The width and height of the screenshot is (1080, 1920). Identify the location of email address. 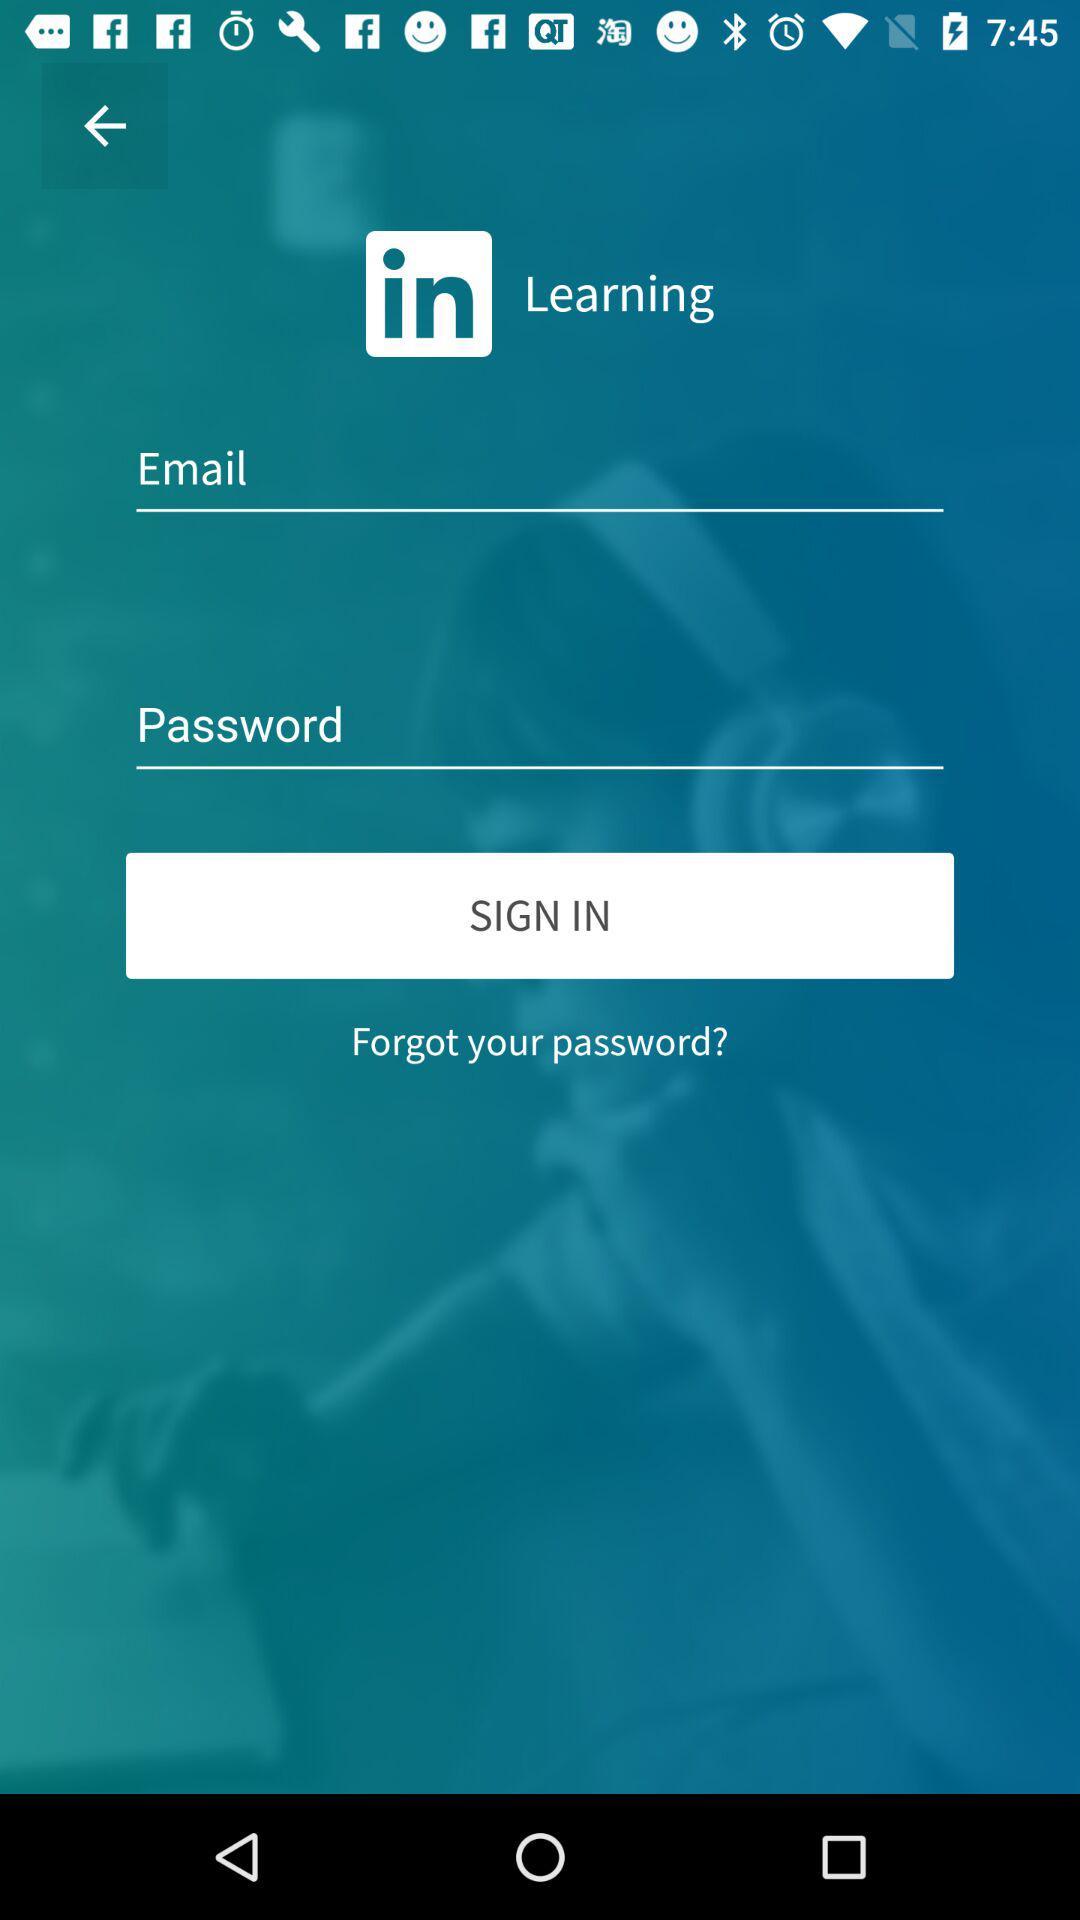
(540, 468).